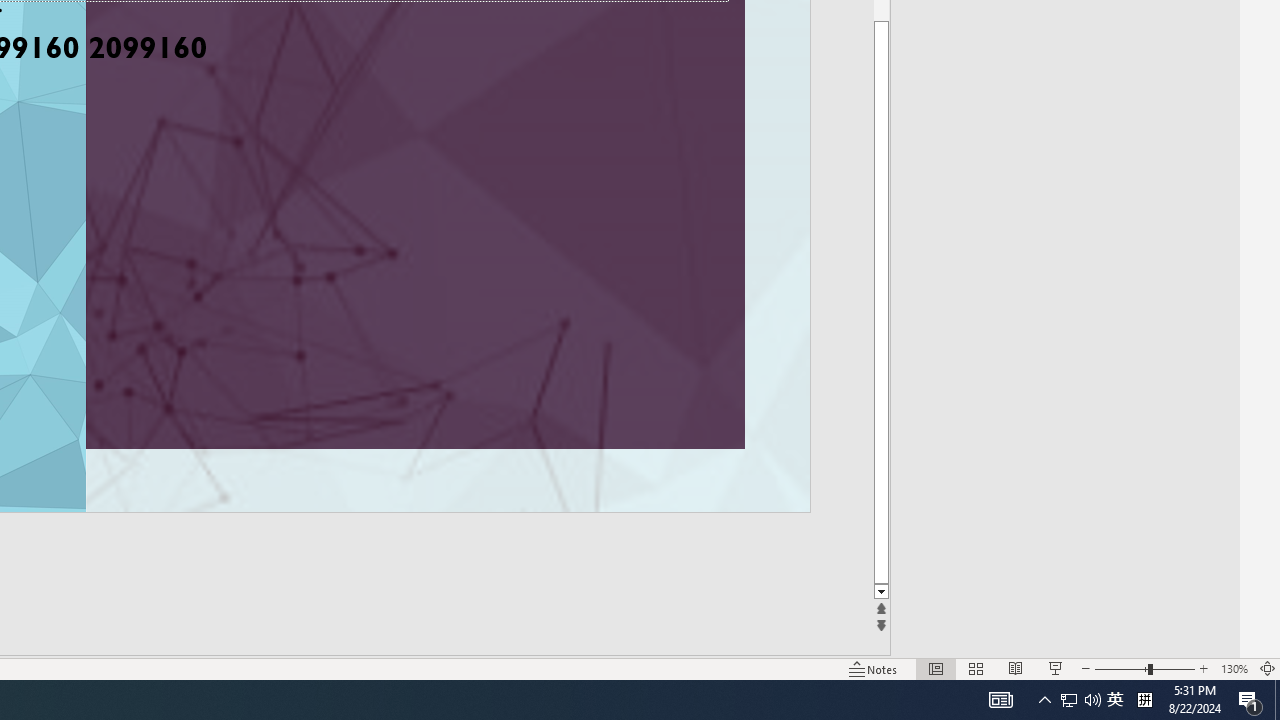 The image size is (1280, 720). I want to click on 'Zoom 130%', so click(1233, 669).